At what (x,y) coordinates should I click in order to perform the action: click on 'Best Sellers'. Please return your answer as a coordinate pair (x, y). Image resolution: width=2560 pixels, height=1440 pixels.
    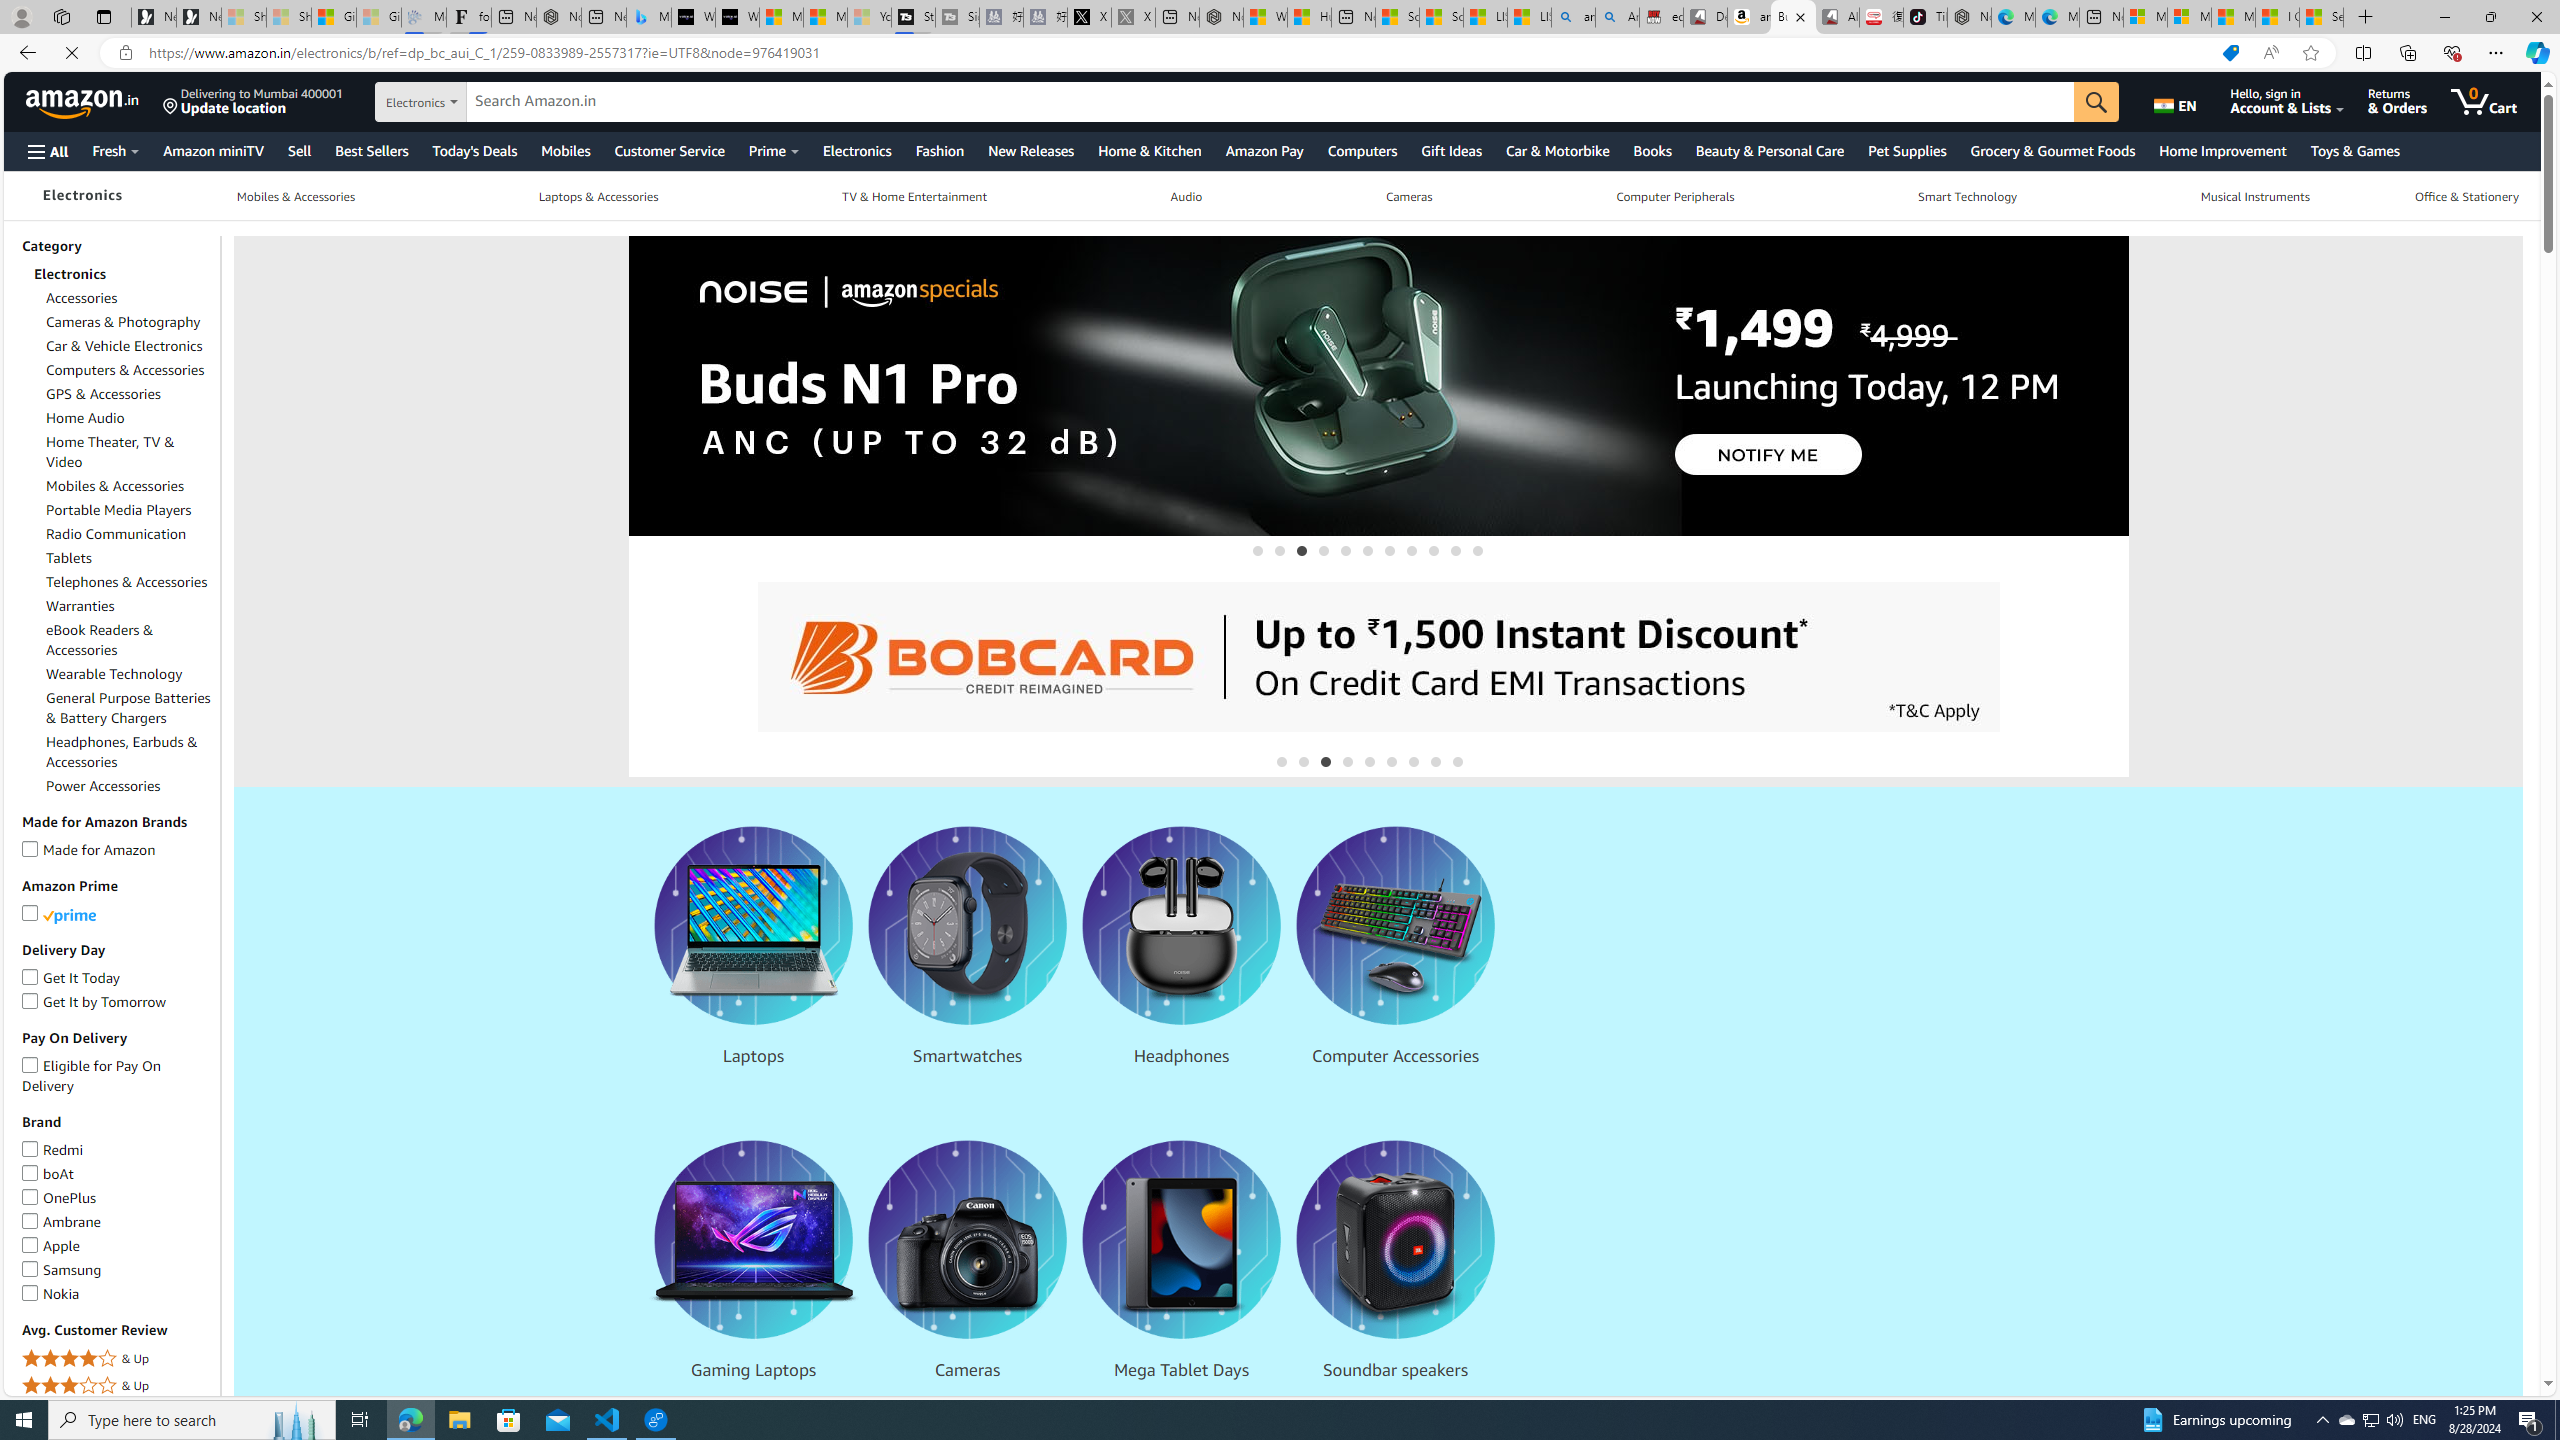
    Looking at the image, I should click on (370, 150).